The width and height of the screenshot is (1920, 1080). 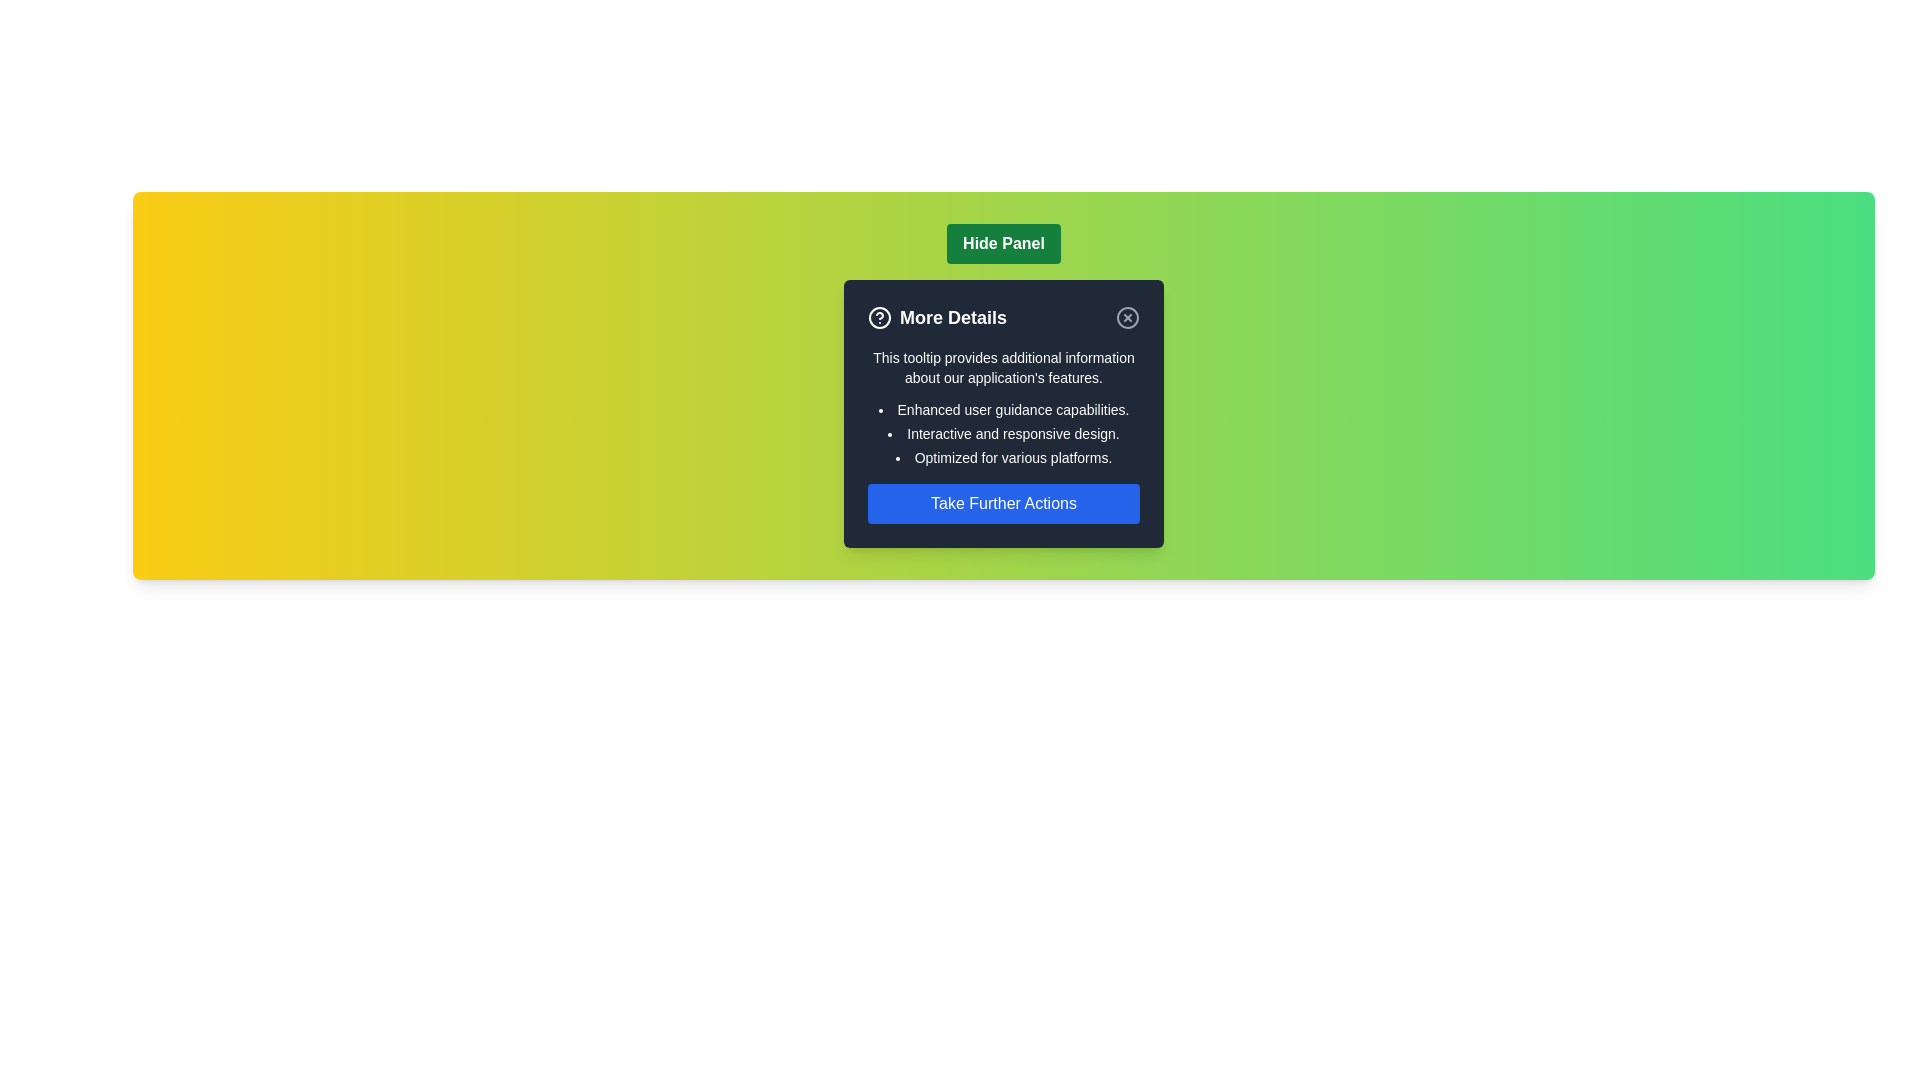 What do you see at coordinates (879, 316) in the screenshot?
I see `the help icon located on the left side of the 'More Details' tooltip header` at bounding box center [879, 316].